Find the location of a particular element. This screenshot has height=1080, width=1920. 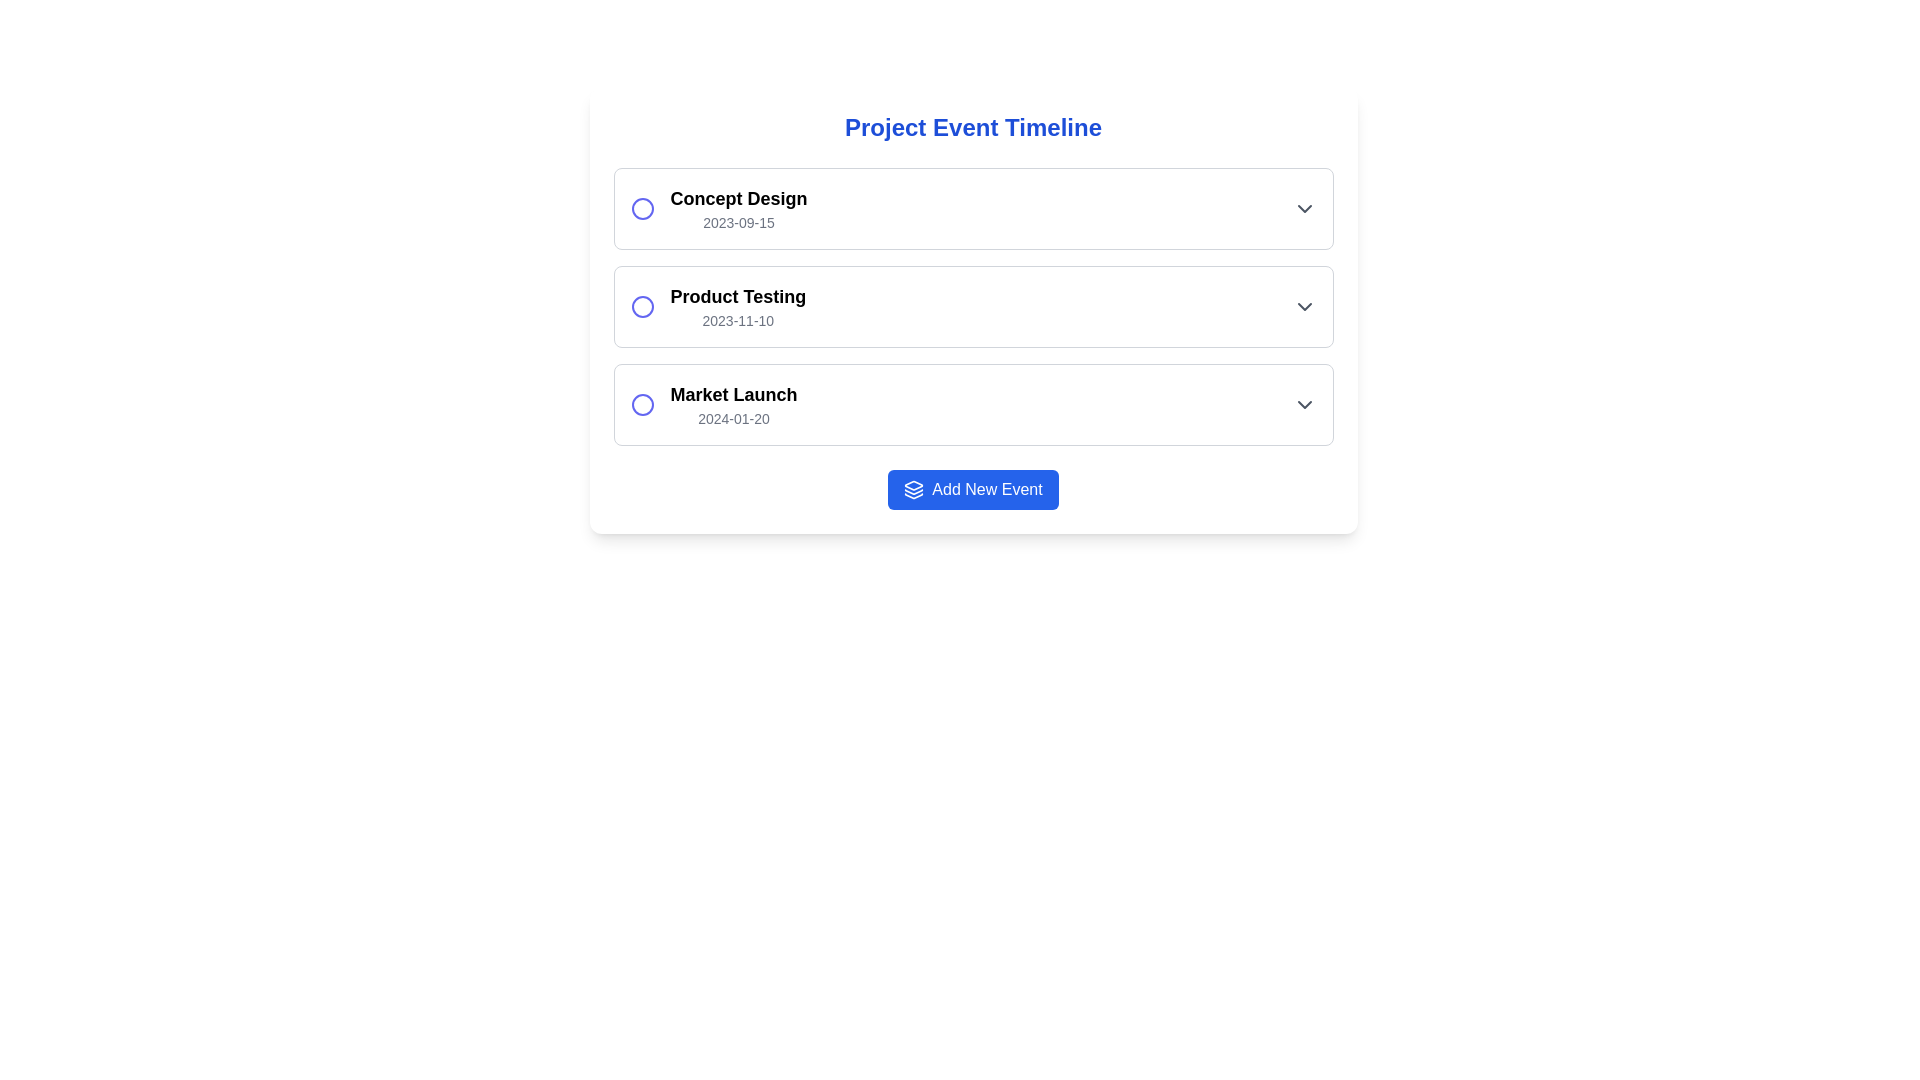

the chevron-down icon located on the far right side of the 'Concept Design' item is located at coordinates (1304, 208).